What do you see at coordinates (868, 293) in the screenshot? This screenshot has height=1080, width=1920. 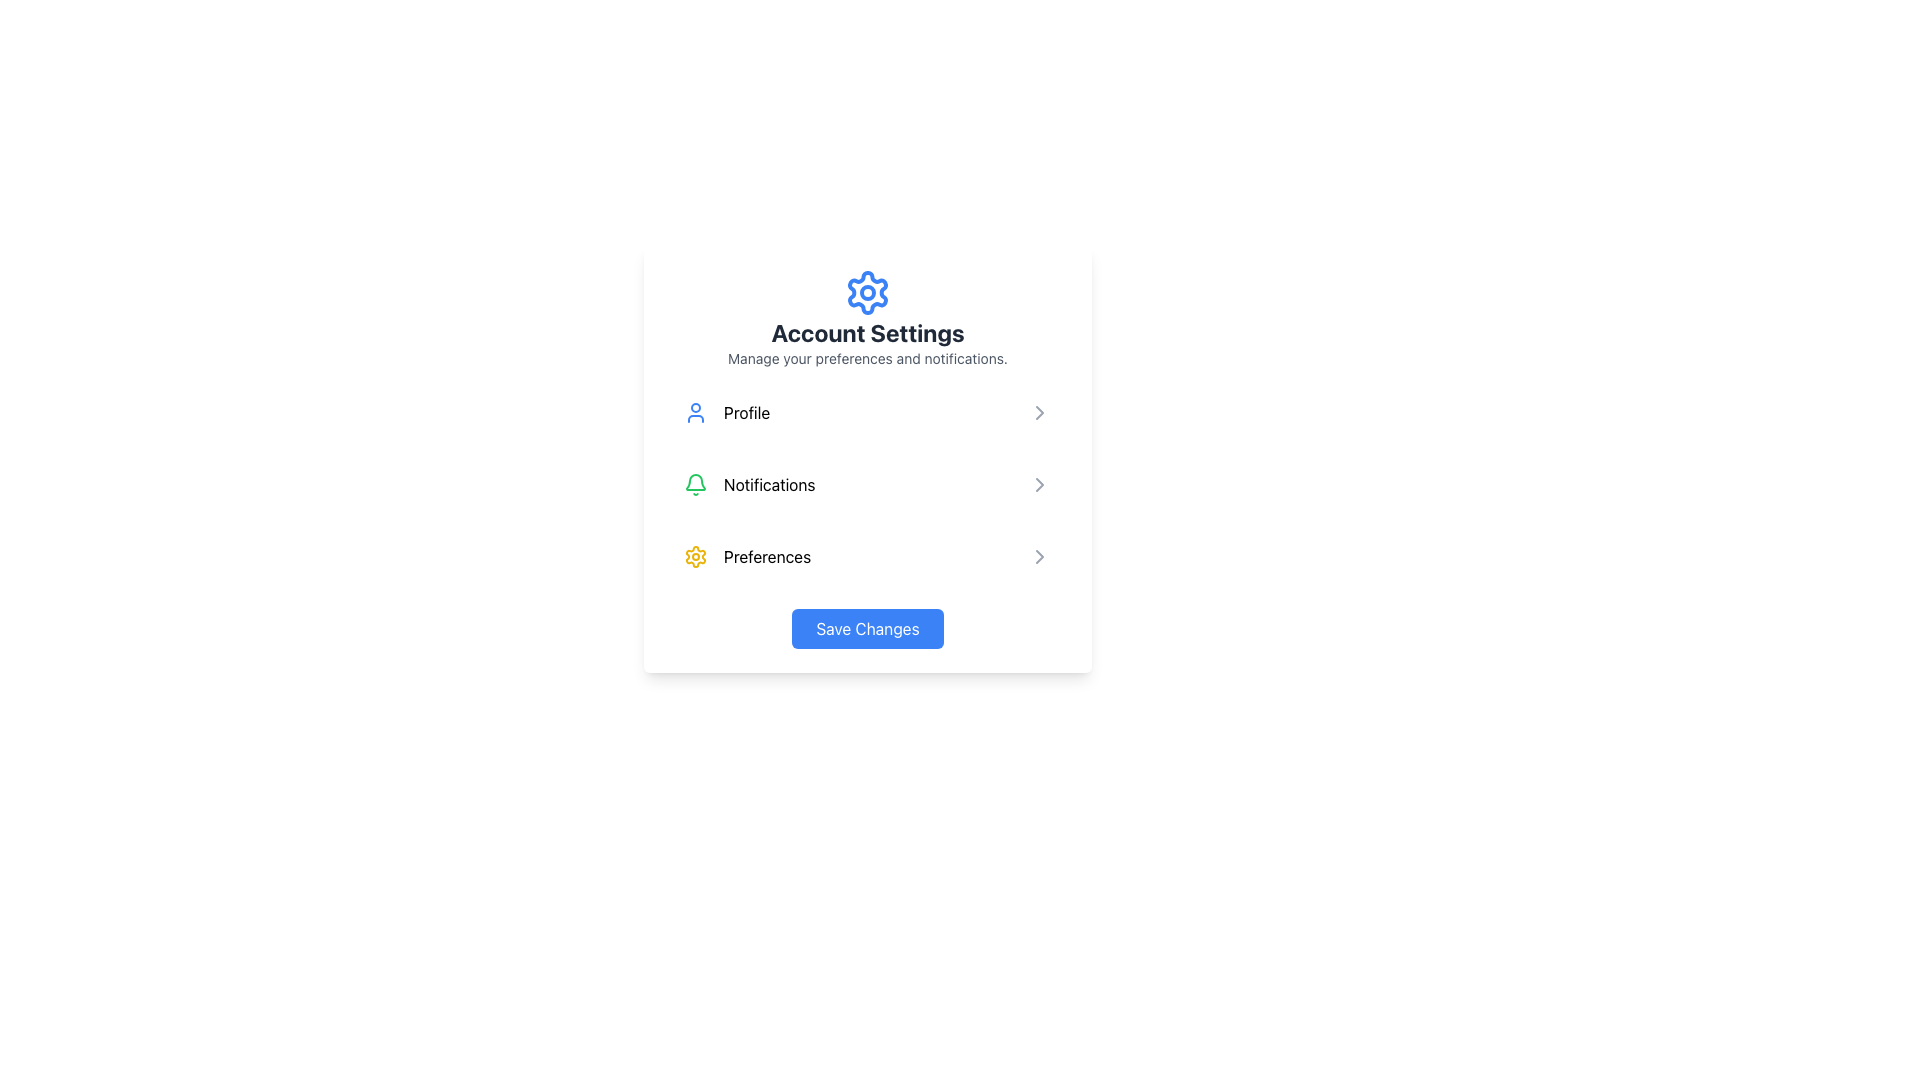 I see `the gear-shaped icon with a blue outline located at the center of the card above the 'Account Settings' title` at bounding box center [868, 293].